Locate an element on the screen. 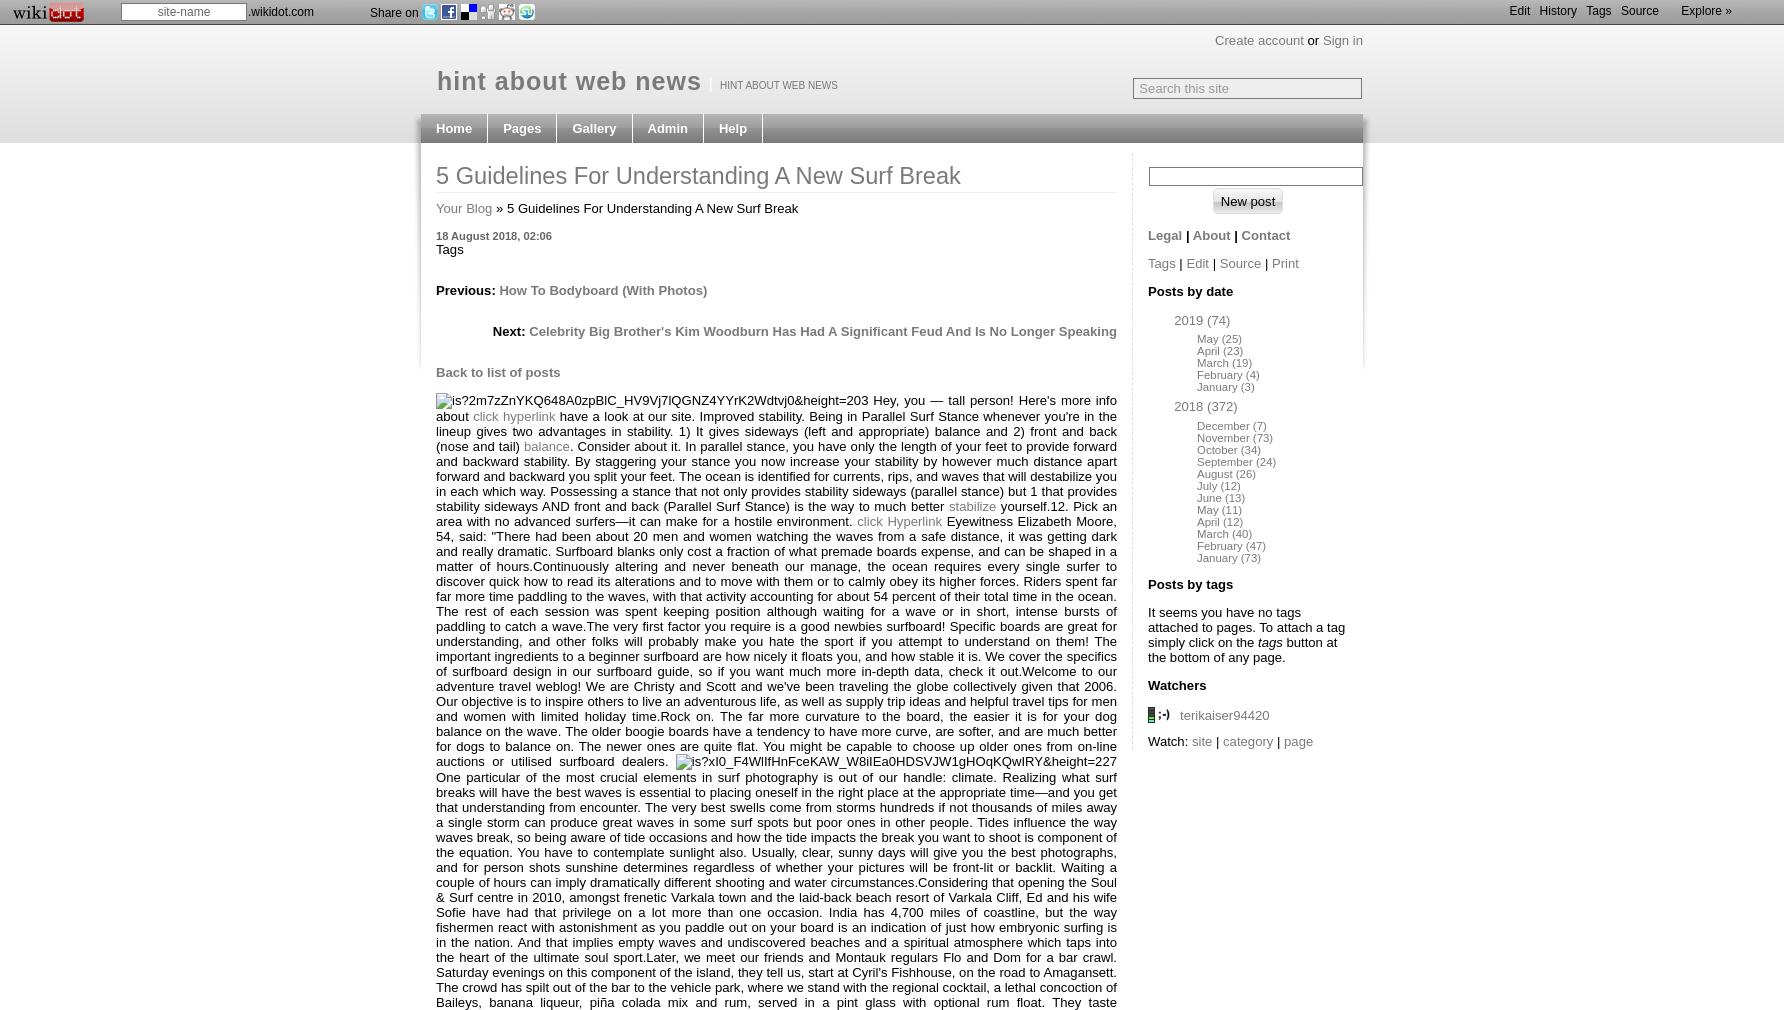 The height and width of the screenshot is (1010, 1784). 'Page categories' is located at coordinates (697, 273).